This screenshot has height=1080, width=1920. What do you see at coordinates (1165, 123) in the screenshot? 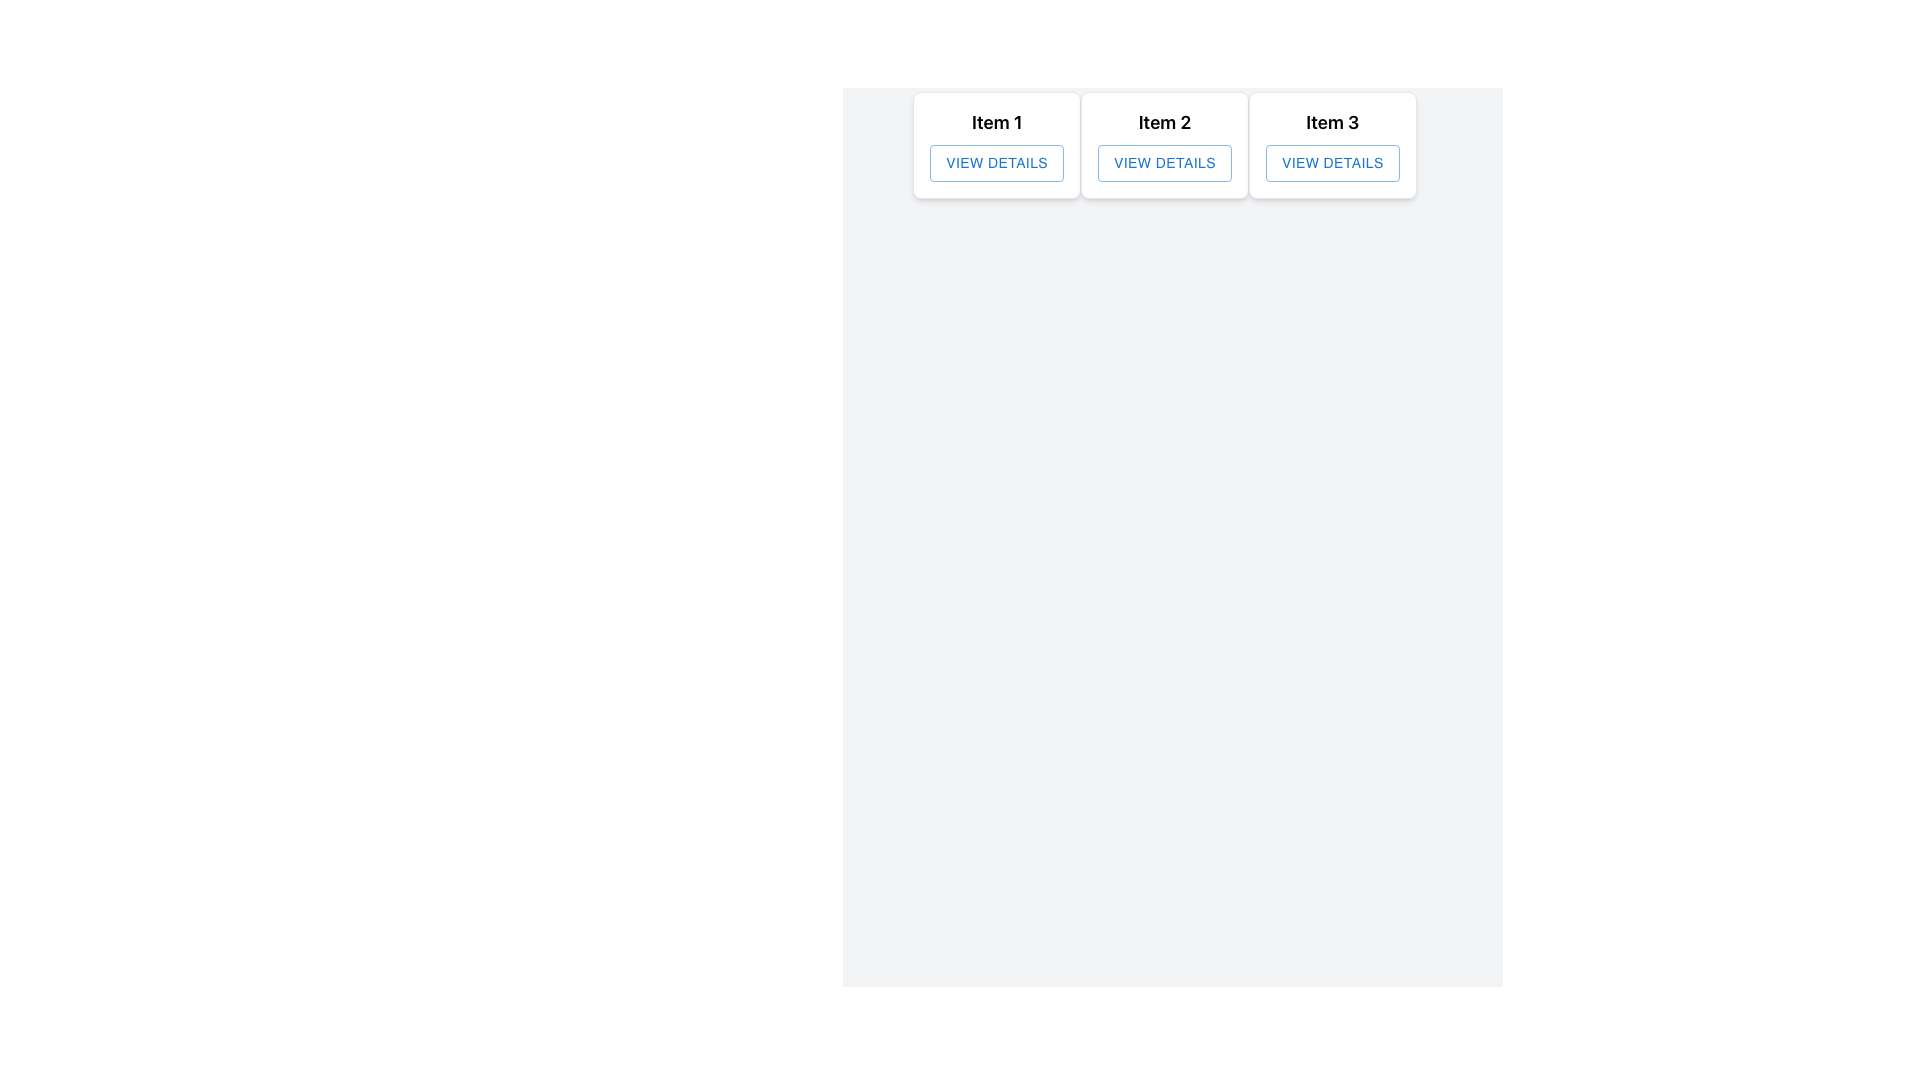
I see `the text label that reads 'Item 2', which is prominently displayed in a bold, large font at the top of the middle card and above the 'View Details' button` at bounding box center [1165, 123].